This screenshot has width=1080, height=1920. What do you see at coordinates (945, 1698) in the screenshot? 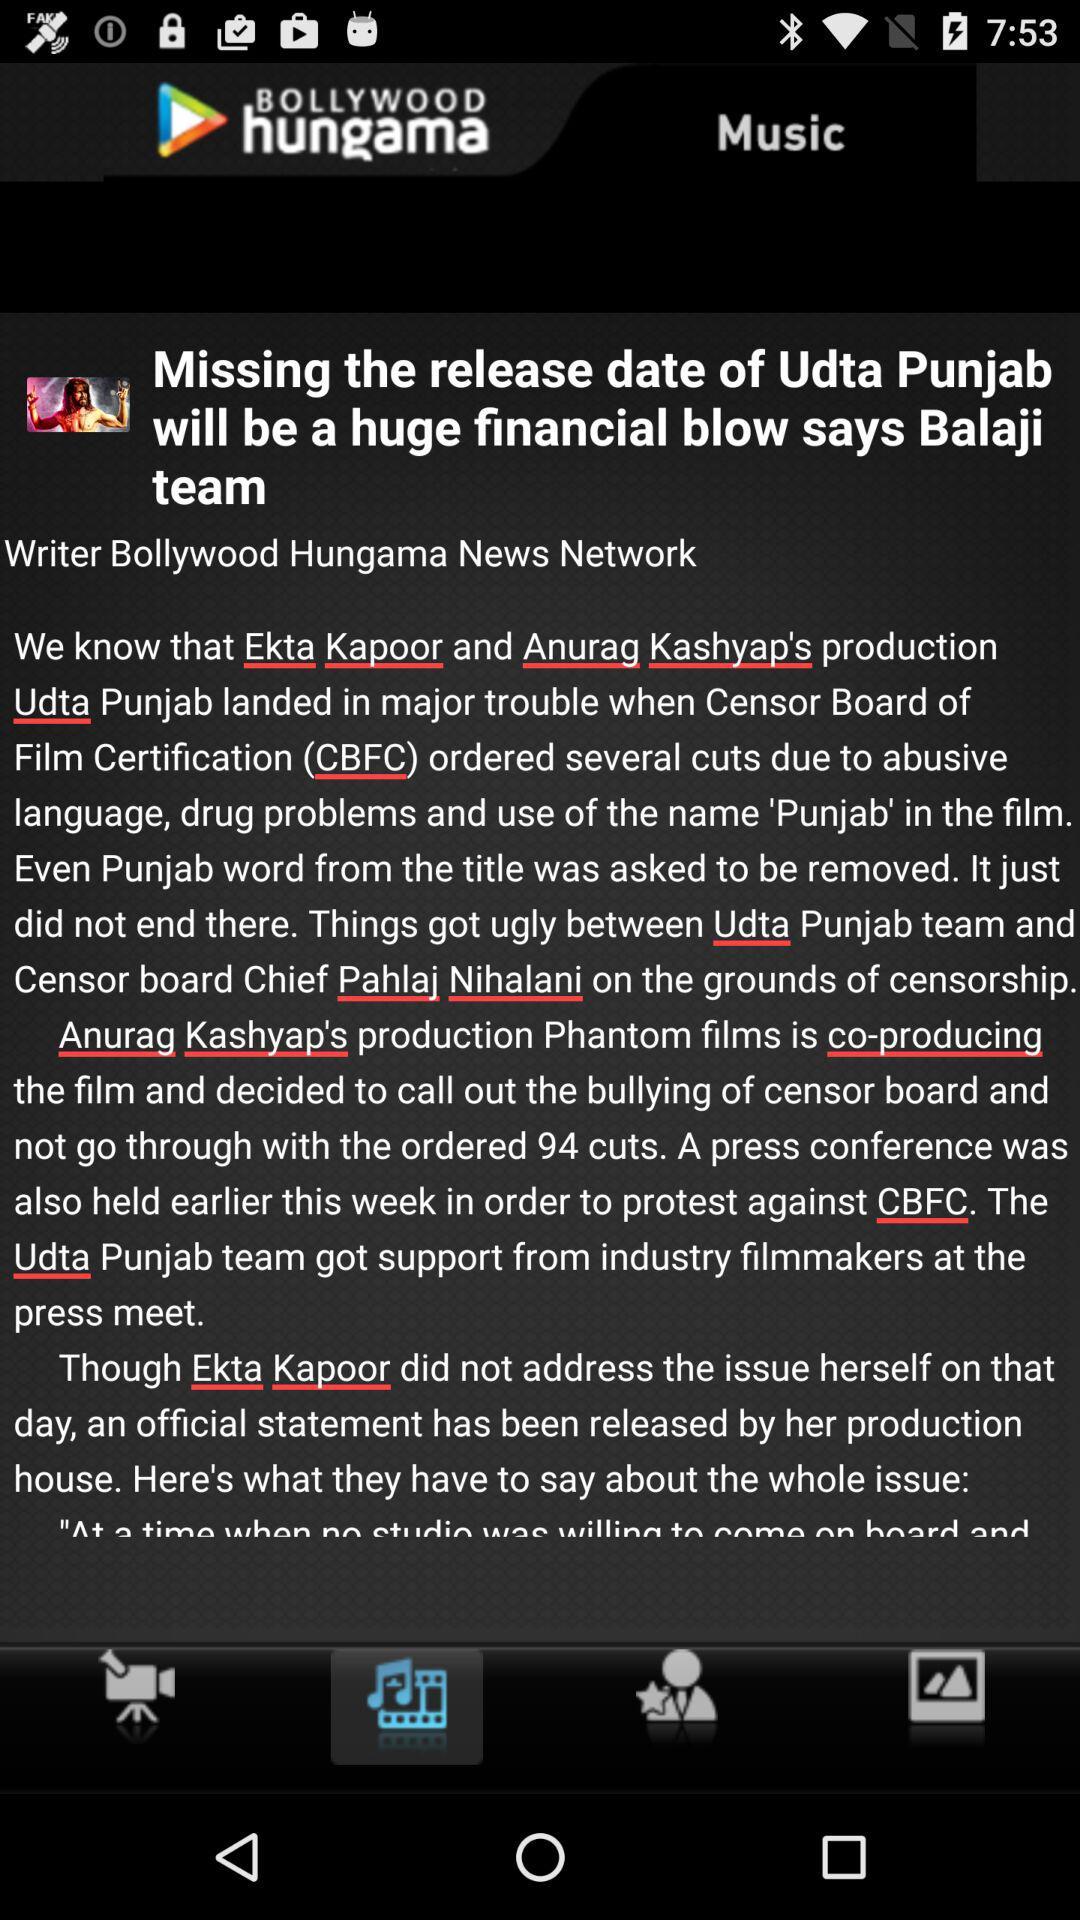
I see `the item below we know that icon` at bounding box center [945, 1698].